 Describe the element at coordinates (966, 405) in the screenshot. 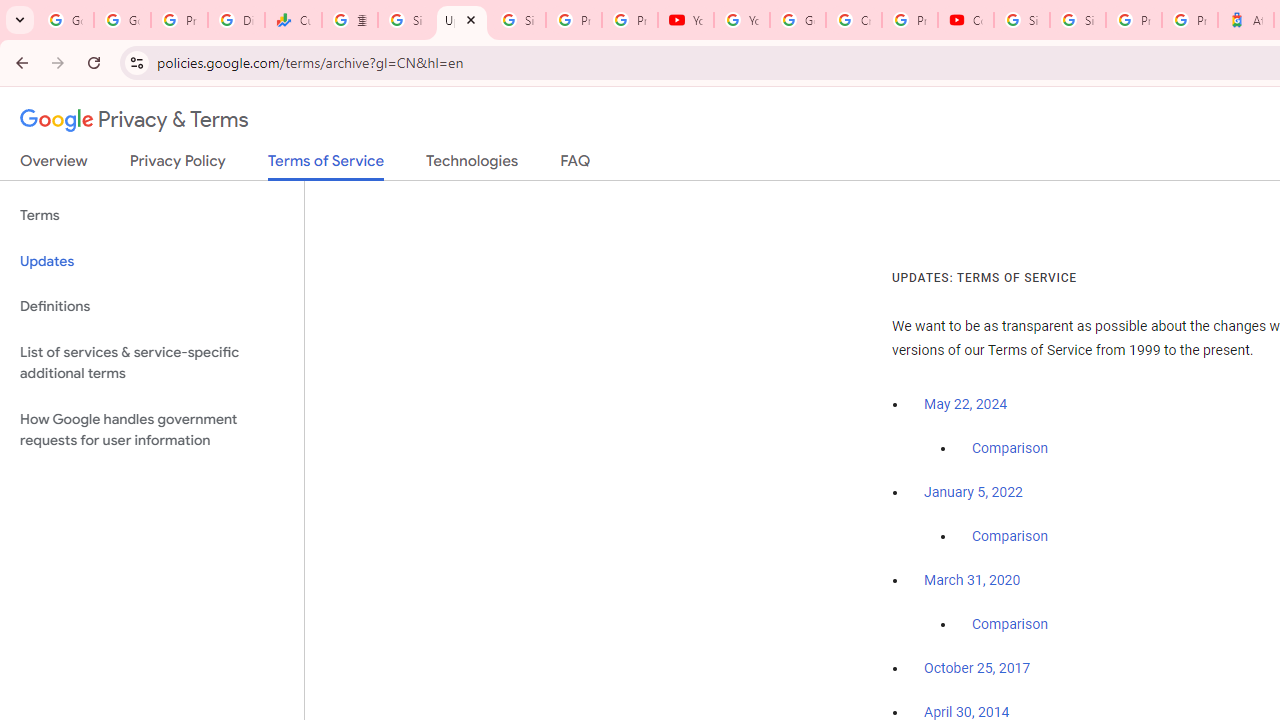

I see `'May 22, 2024'` at that location.